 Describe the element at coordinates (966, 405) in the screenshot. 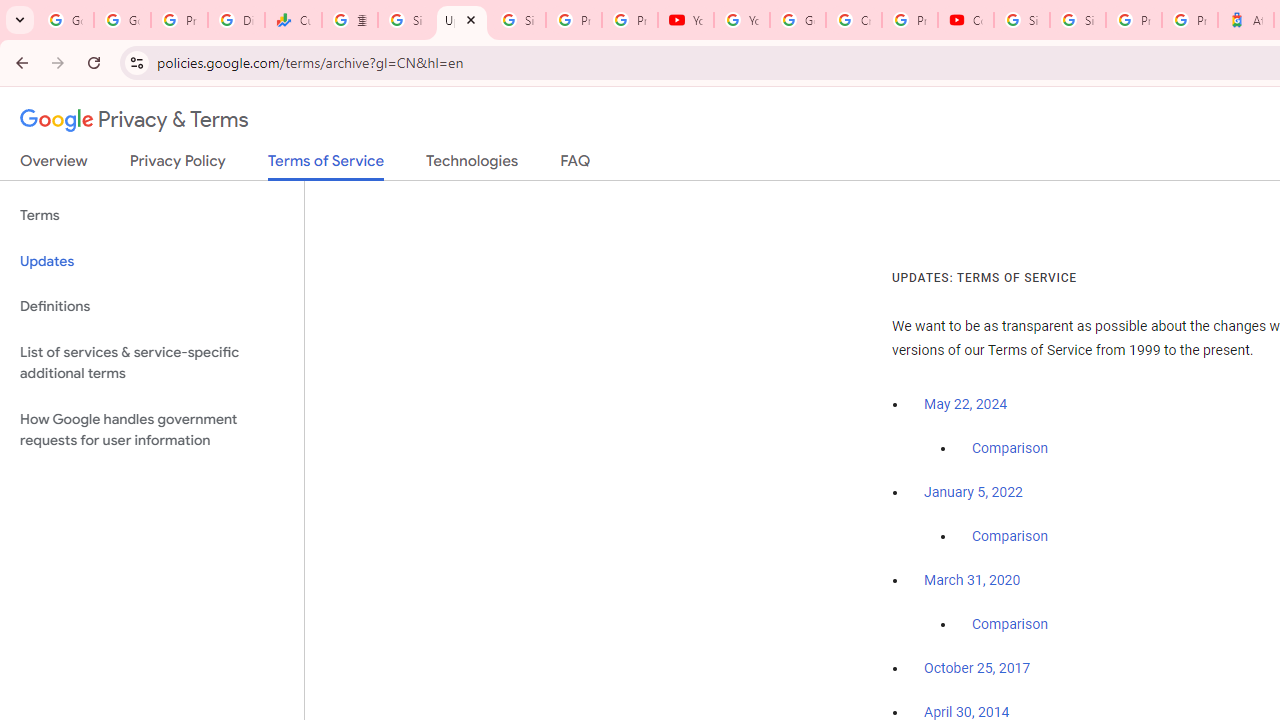

I see `'May 22, 2024'` at that location.